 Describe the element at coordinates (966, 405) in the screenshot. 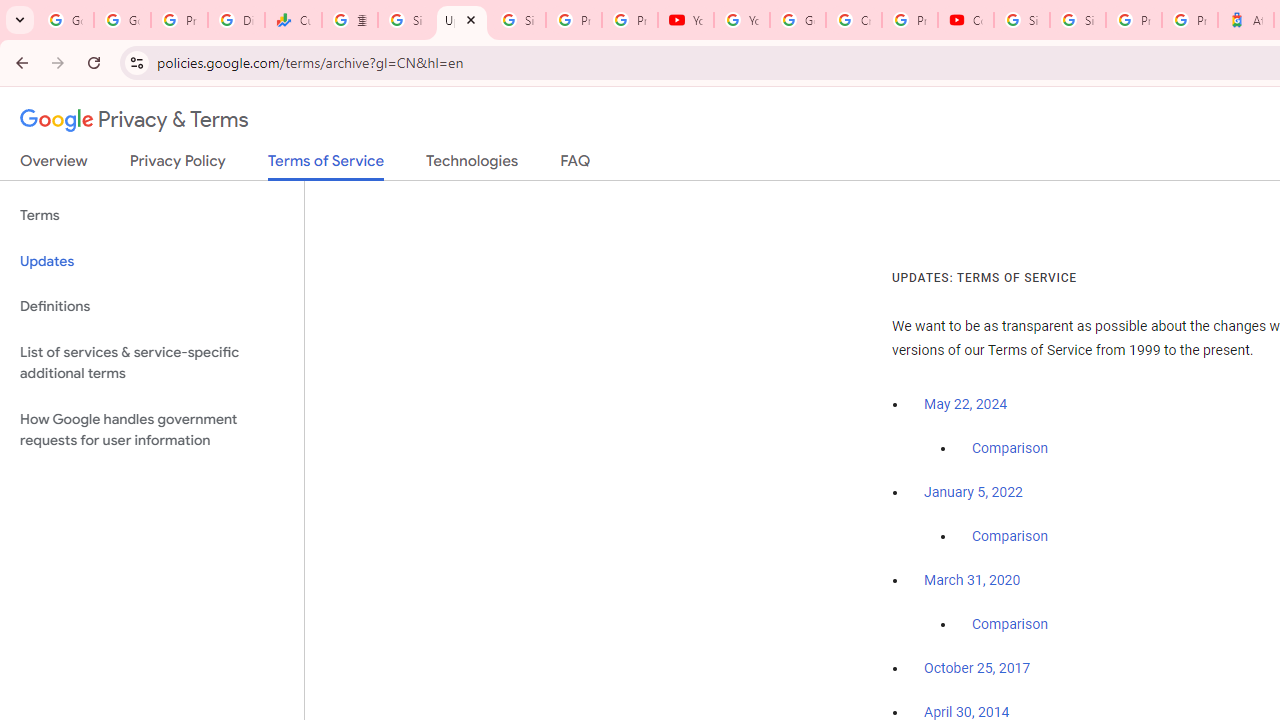

I see `'May 22, 2024'` at that location.